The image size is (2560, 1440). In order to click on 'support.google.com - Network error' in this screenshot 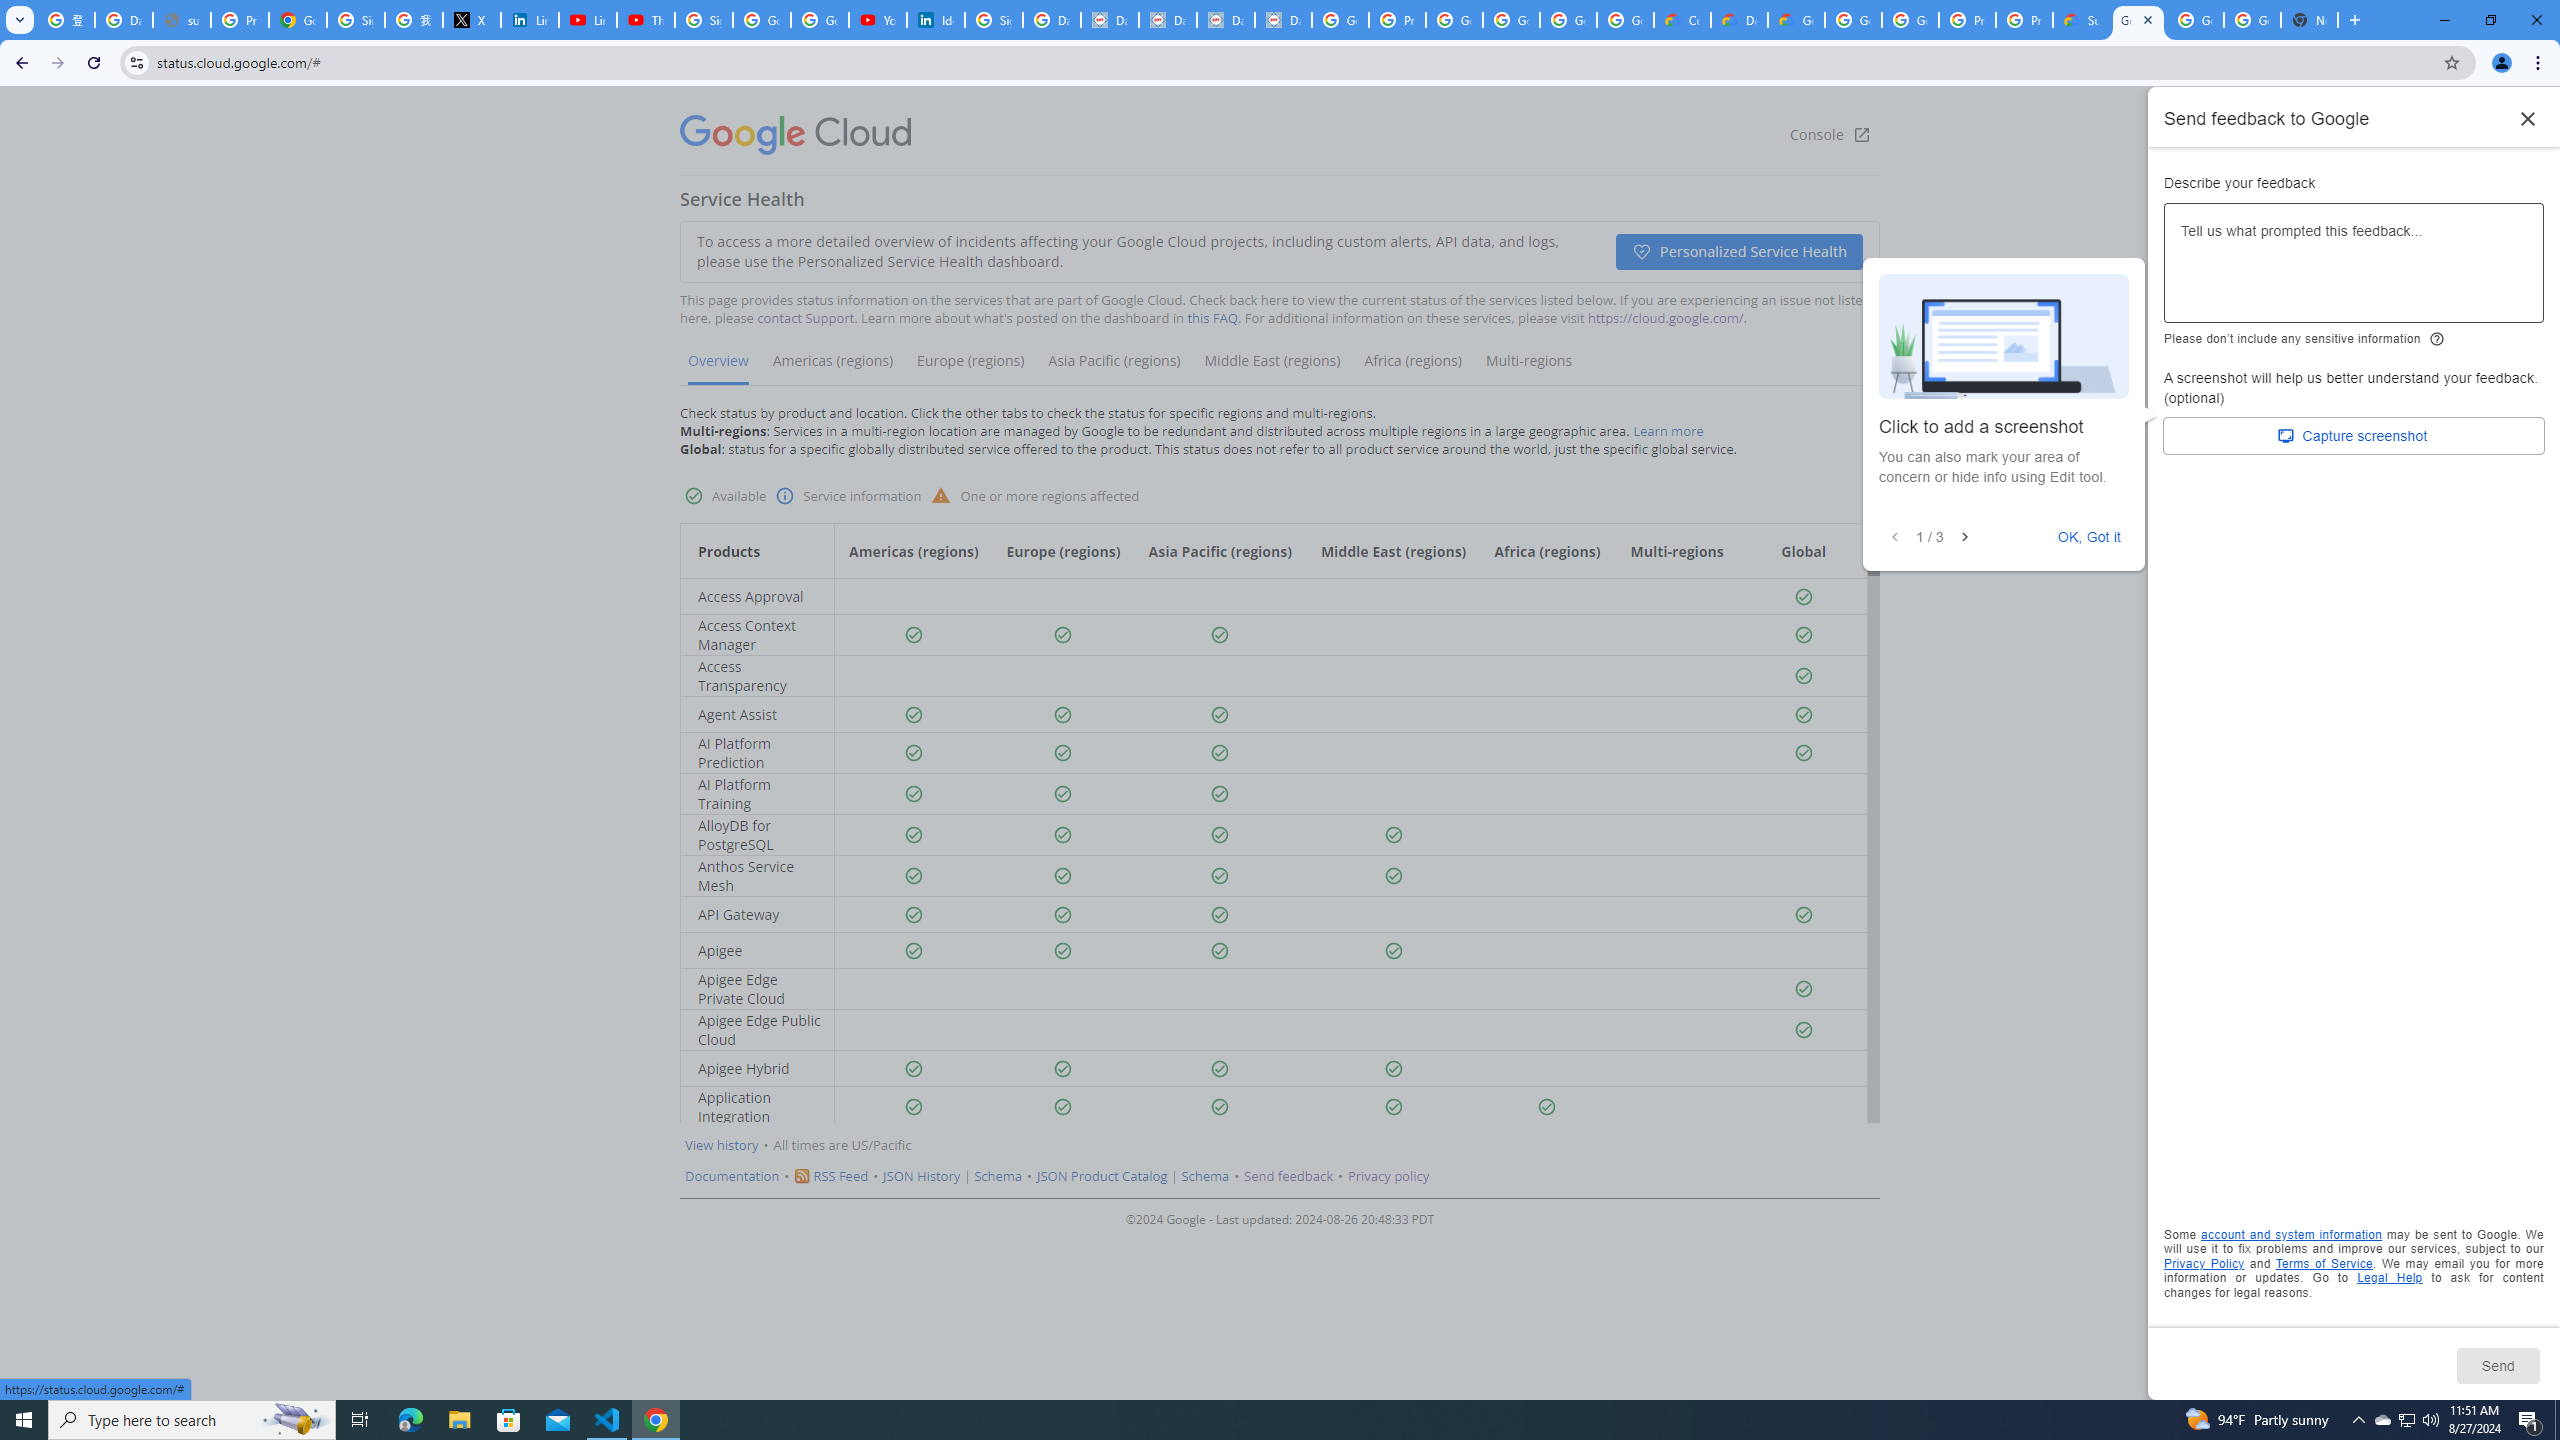, I will do `click(180, 19)`.